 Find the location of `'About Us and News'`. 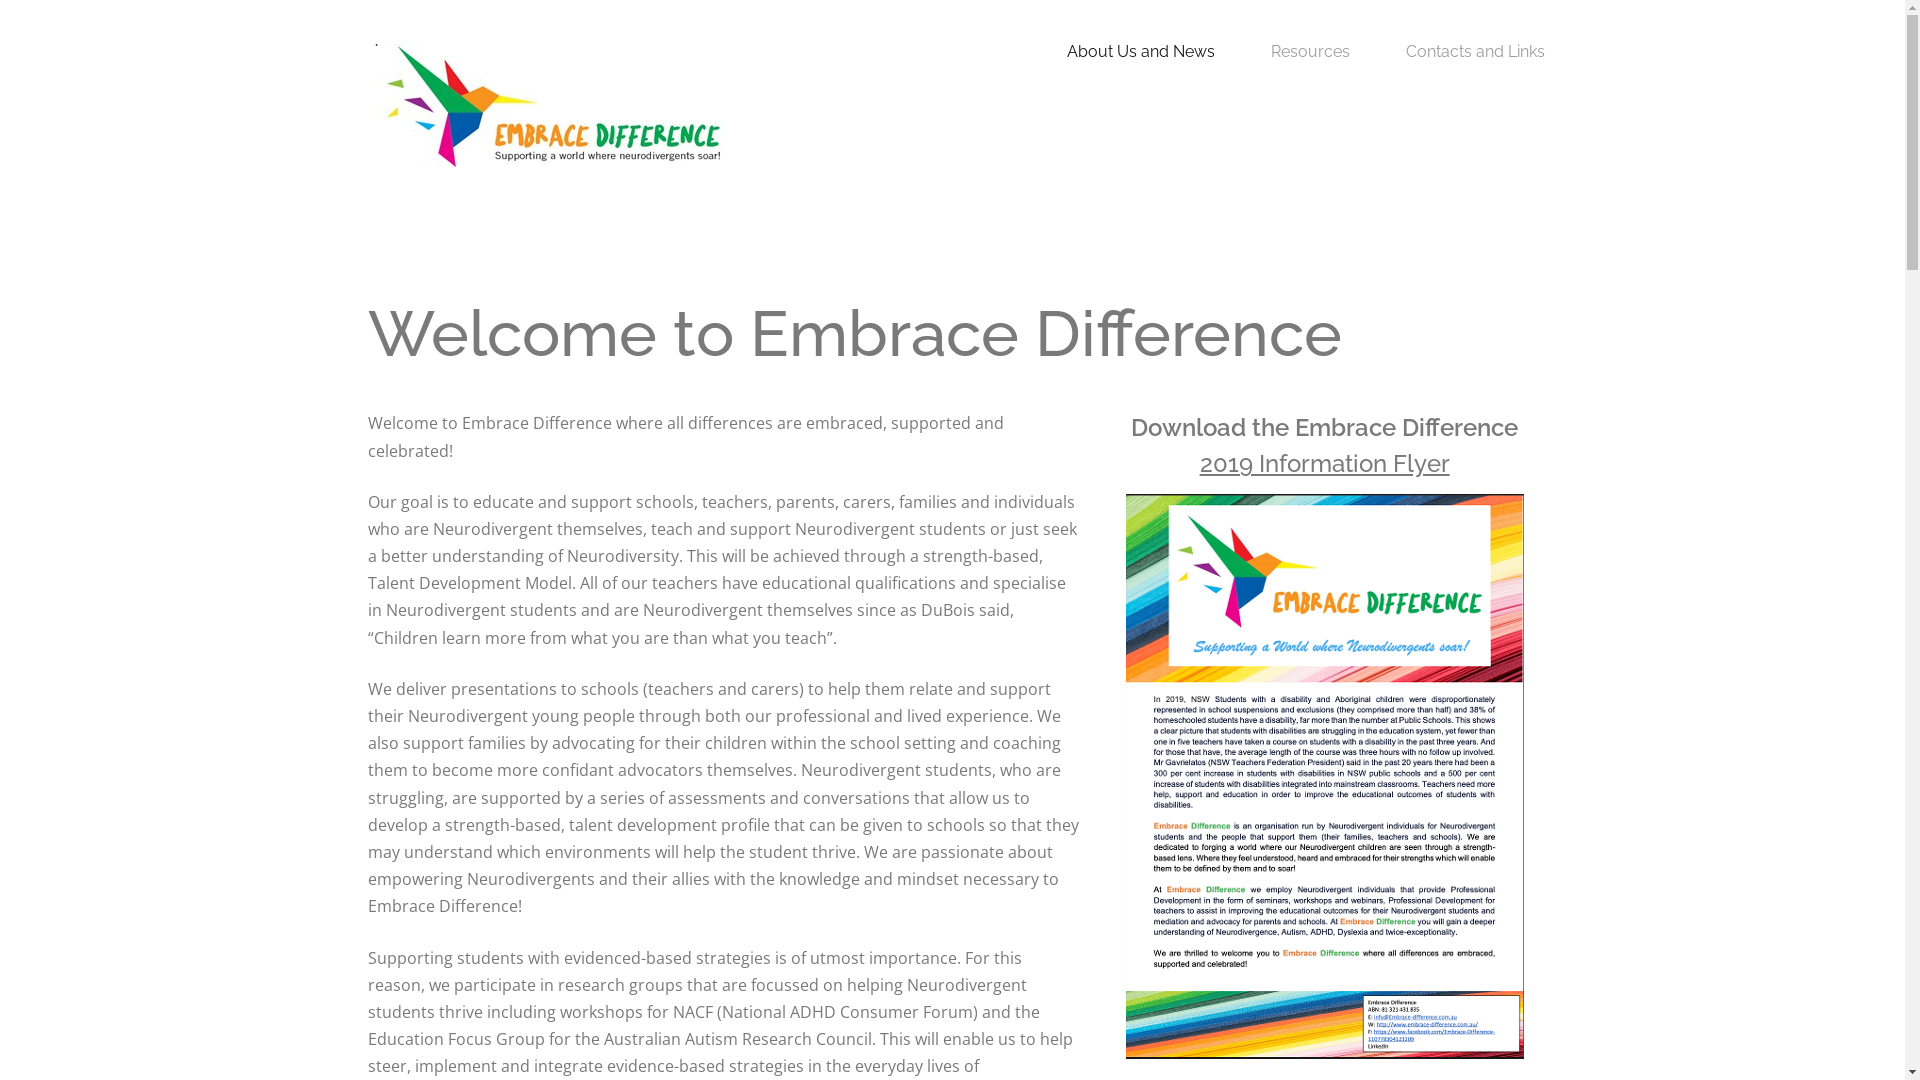

'About Us and News' is located at coordinates (1141, 50).